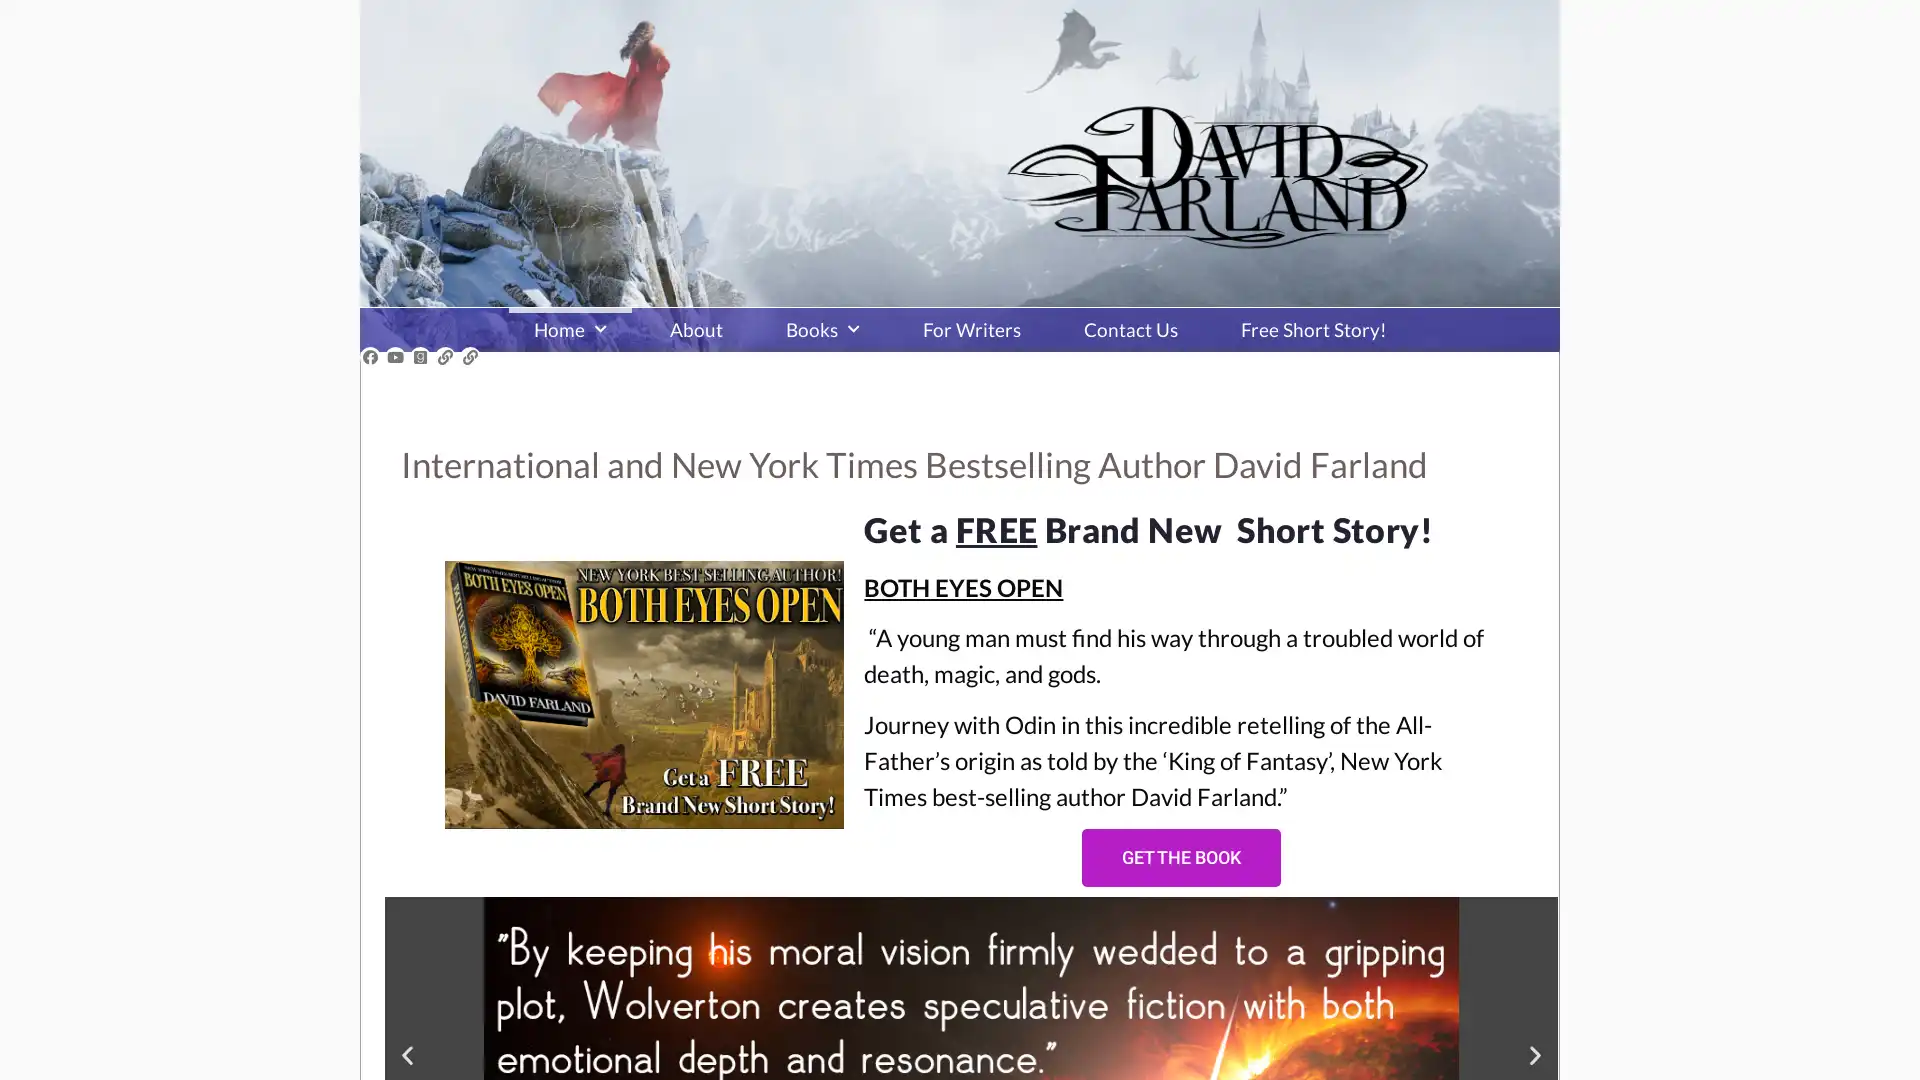  I want to click on Previous slide, so click(406, 1053).